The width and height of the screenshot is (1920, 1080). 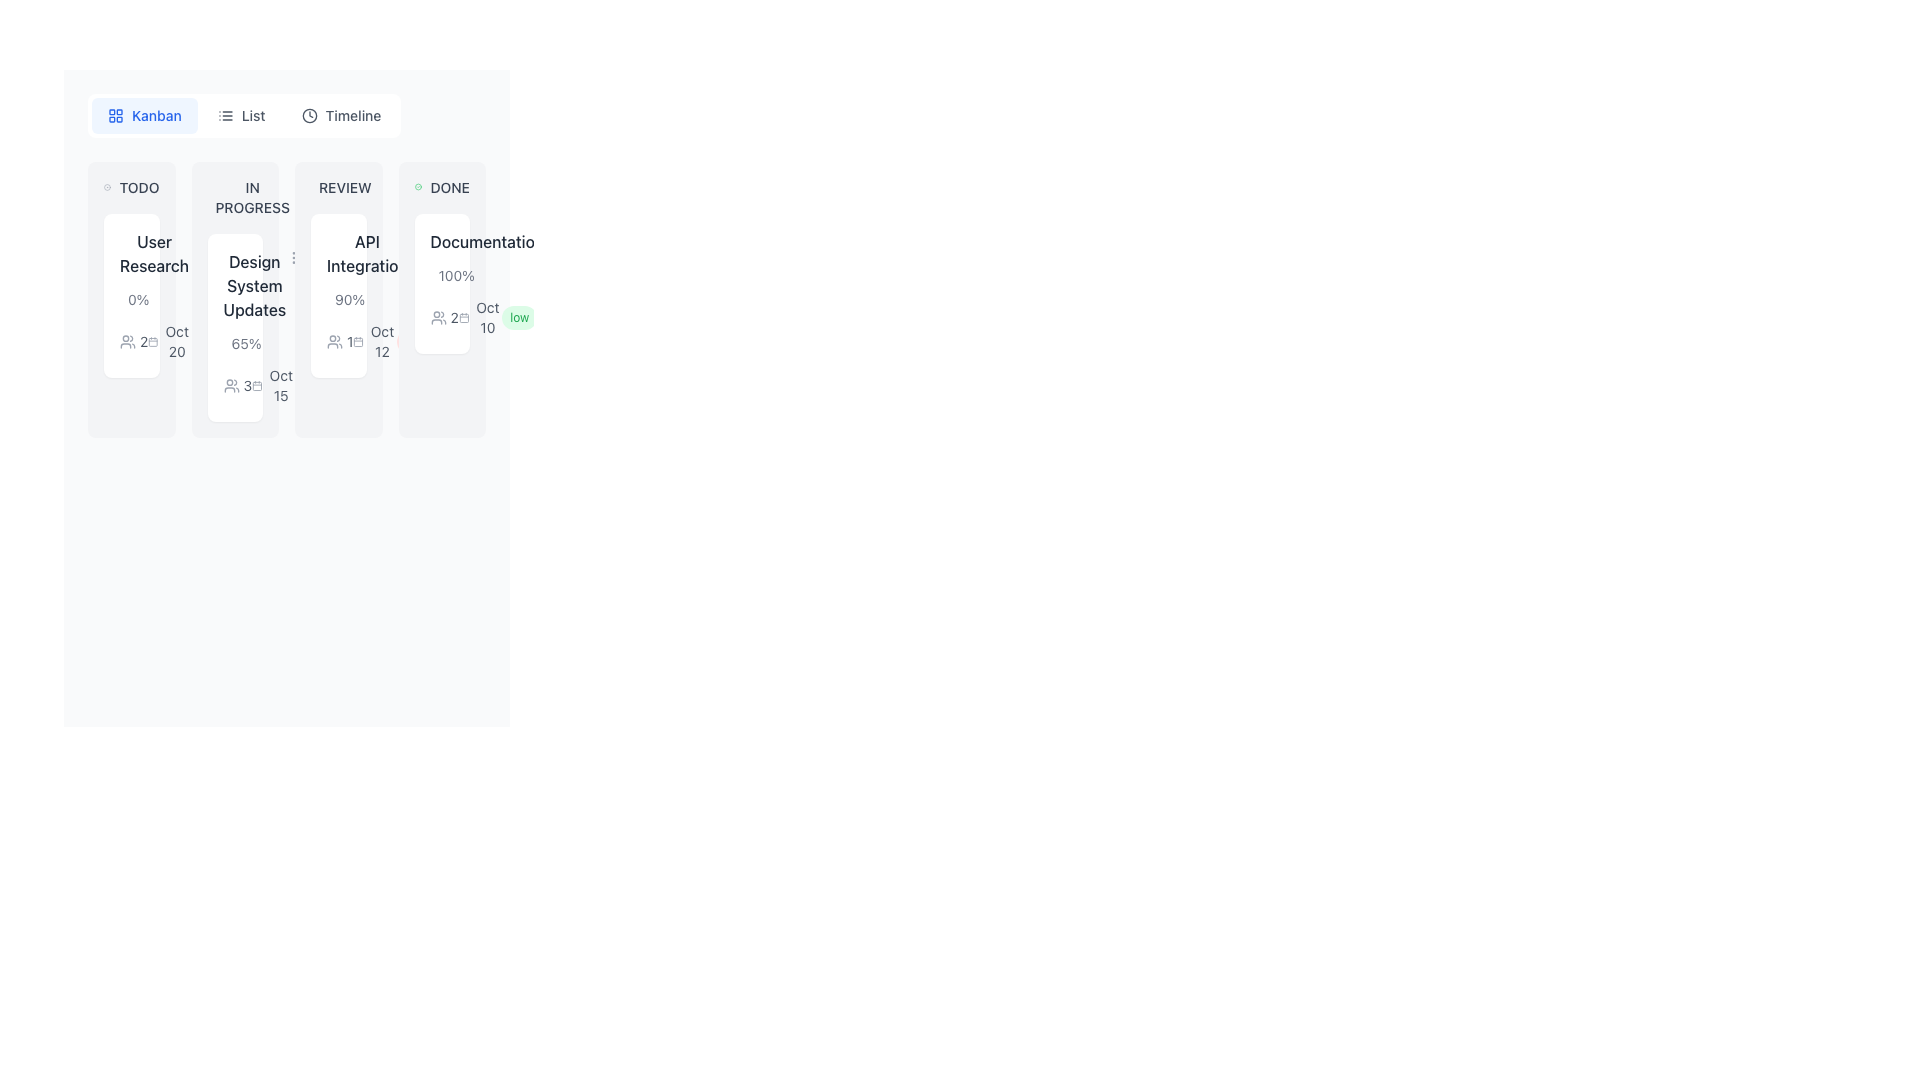 What do you see at coordinates (246, 385) in the screenshot?
I see `the displayed information of the text label indicating the number of users or participants associated with the 'Design System Updates' card under the 'IN PROGRESS' column` at bounding box center [246, 385].